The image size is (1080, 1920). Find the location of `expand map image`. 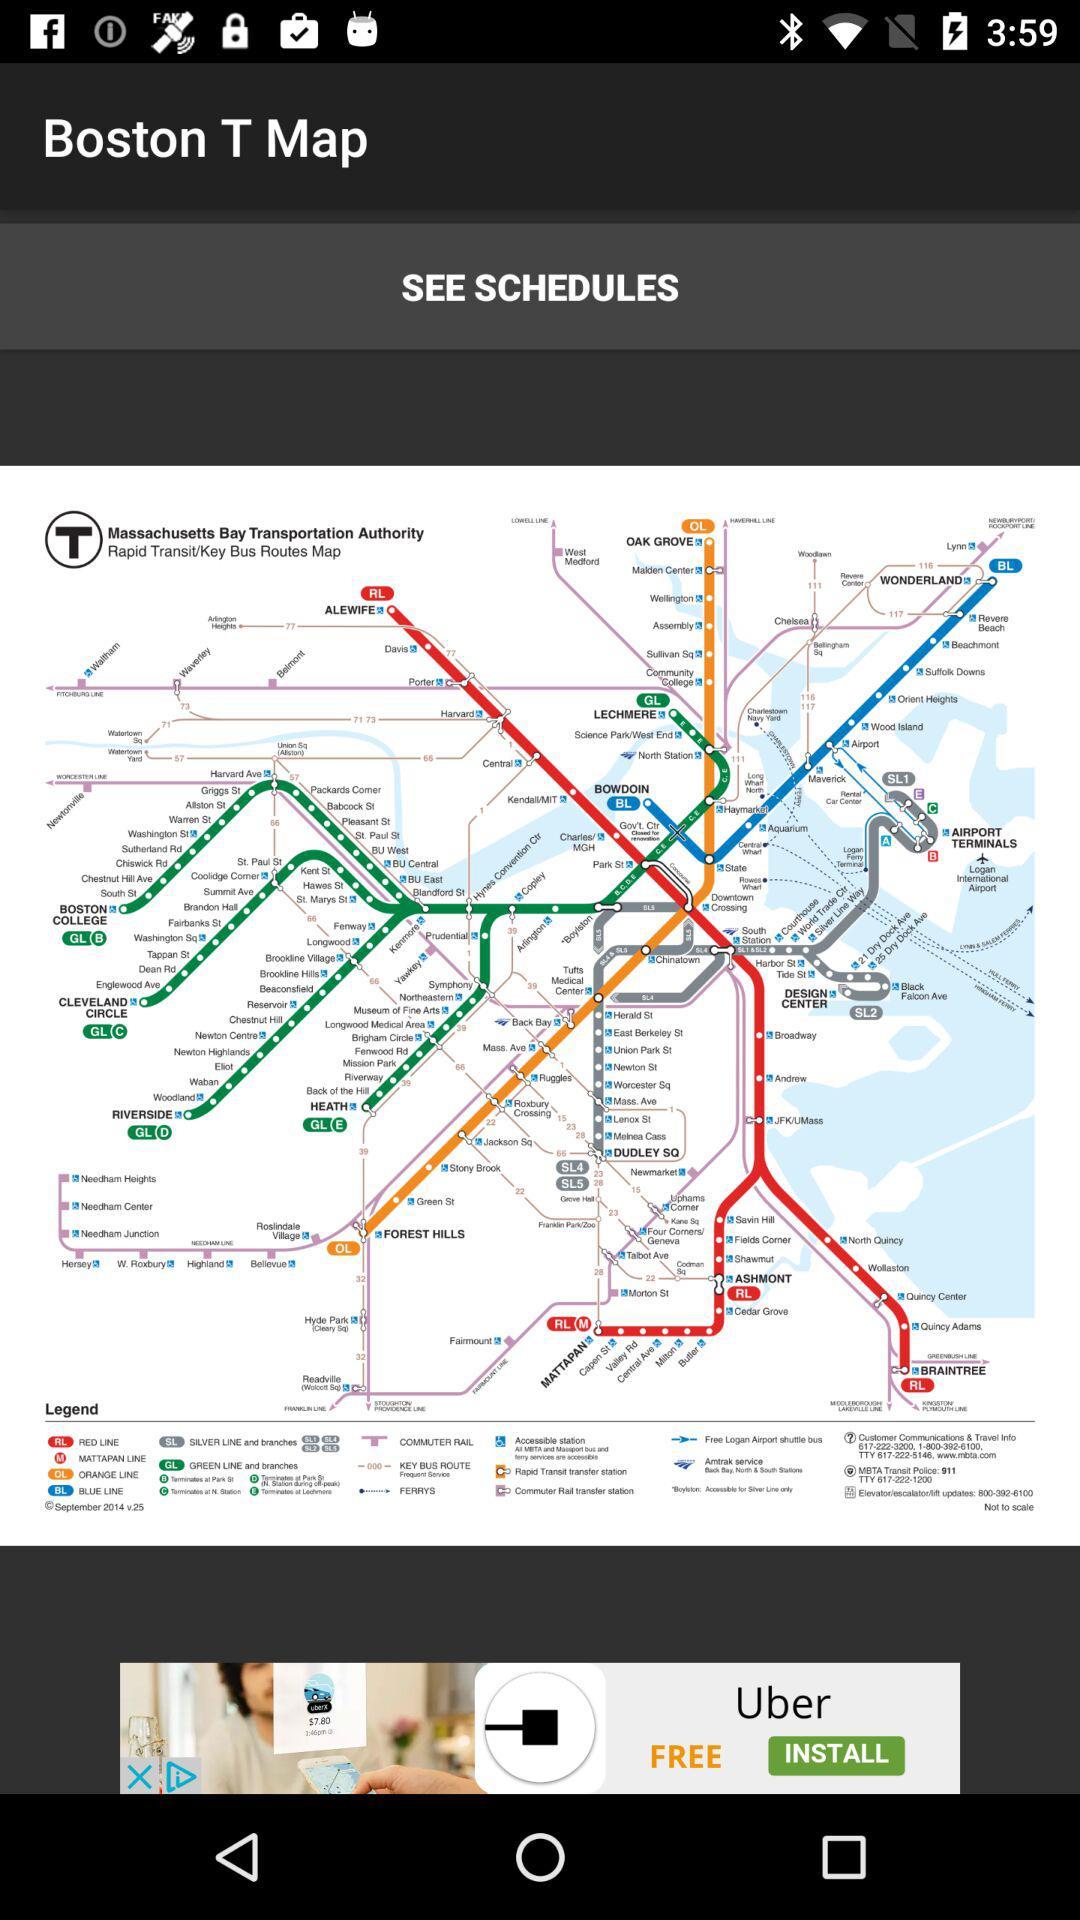

expand map image is located at coordinates (540, 1006).